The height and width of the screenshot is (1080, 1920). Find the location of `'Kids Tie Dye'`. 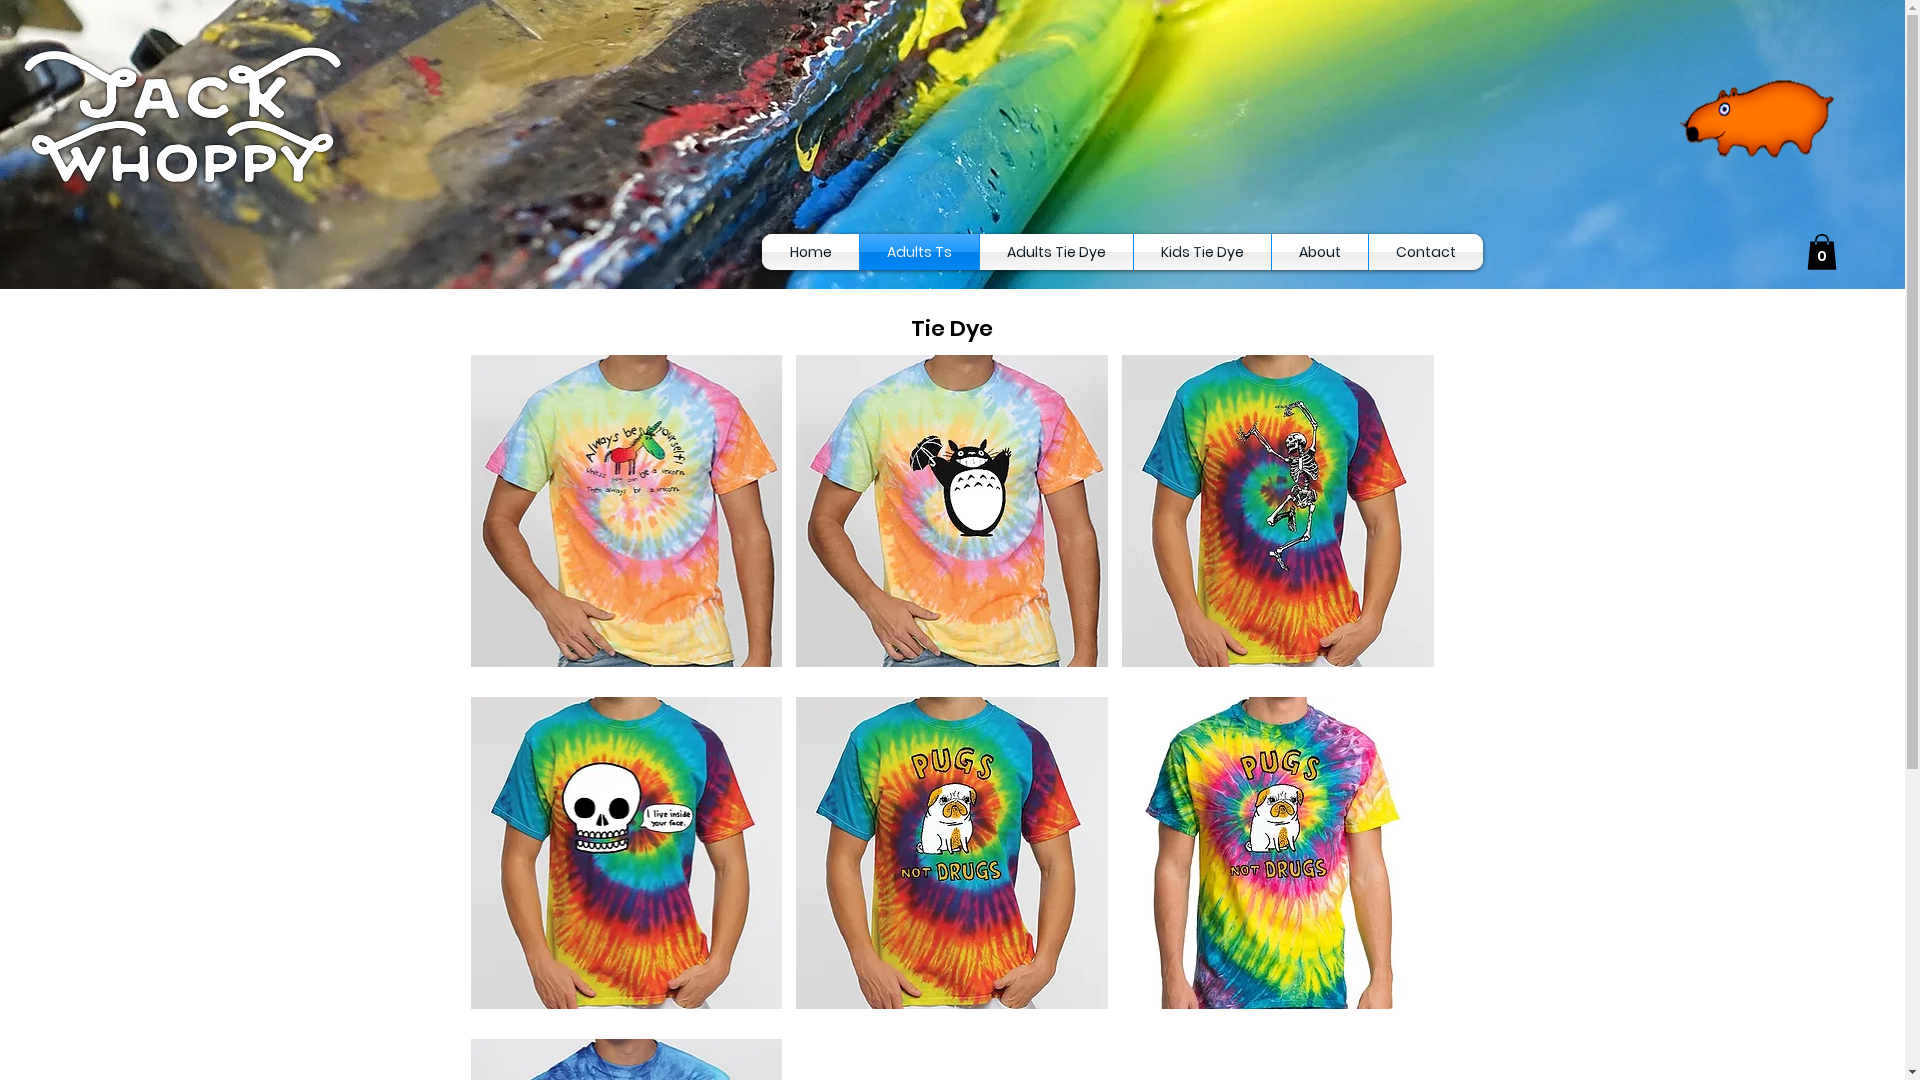

'Kids Tie Dye' is located at coordinates (1201, 250).